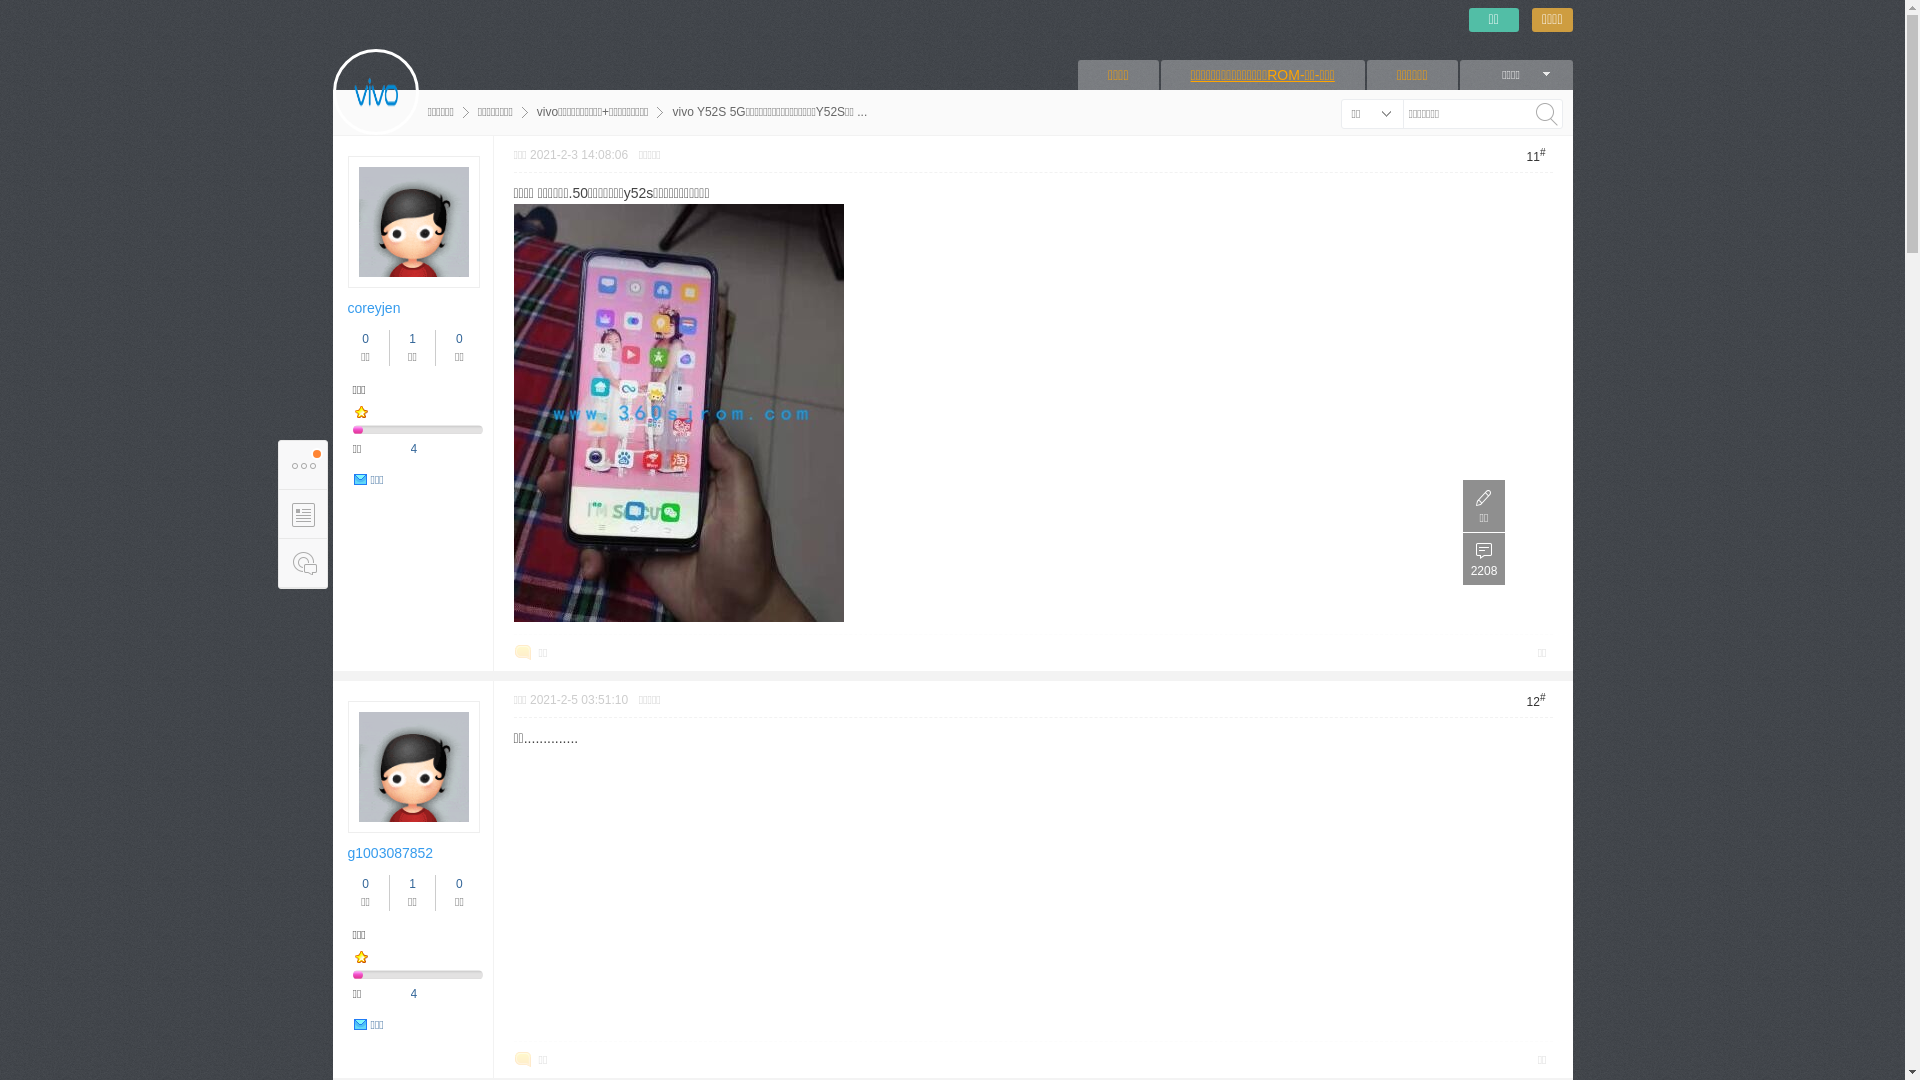  I want to click on 'coreyjen', so click(374, 308).